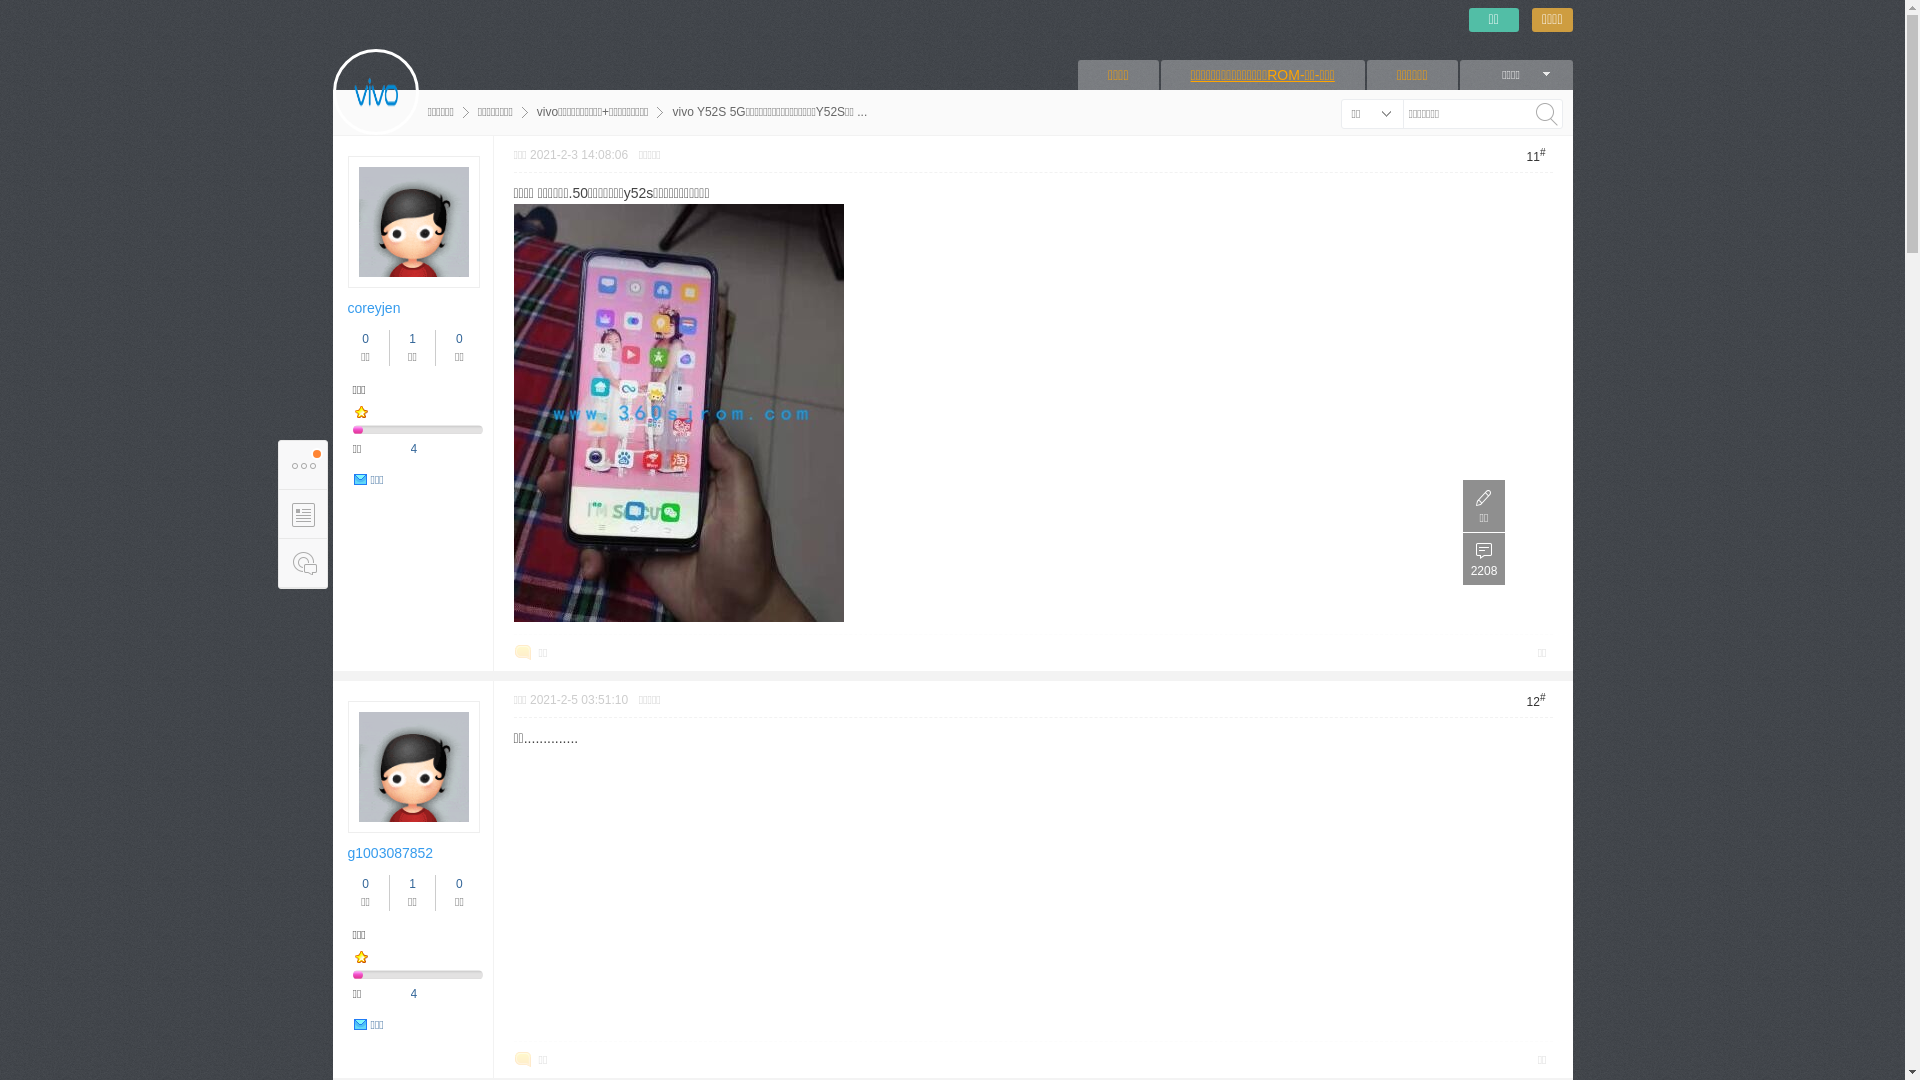  I want to click on 'coreyjen', so click(374, 308).